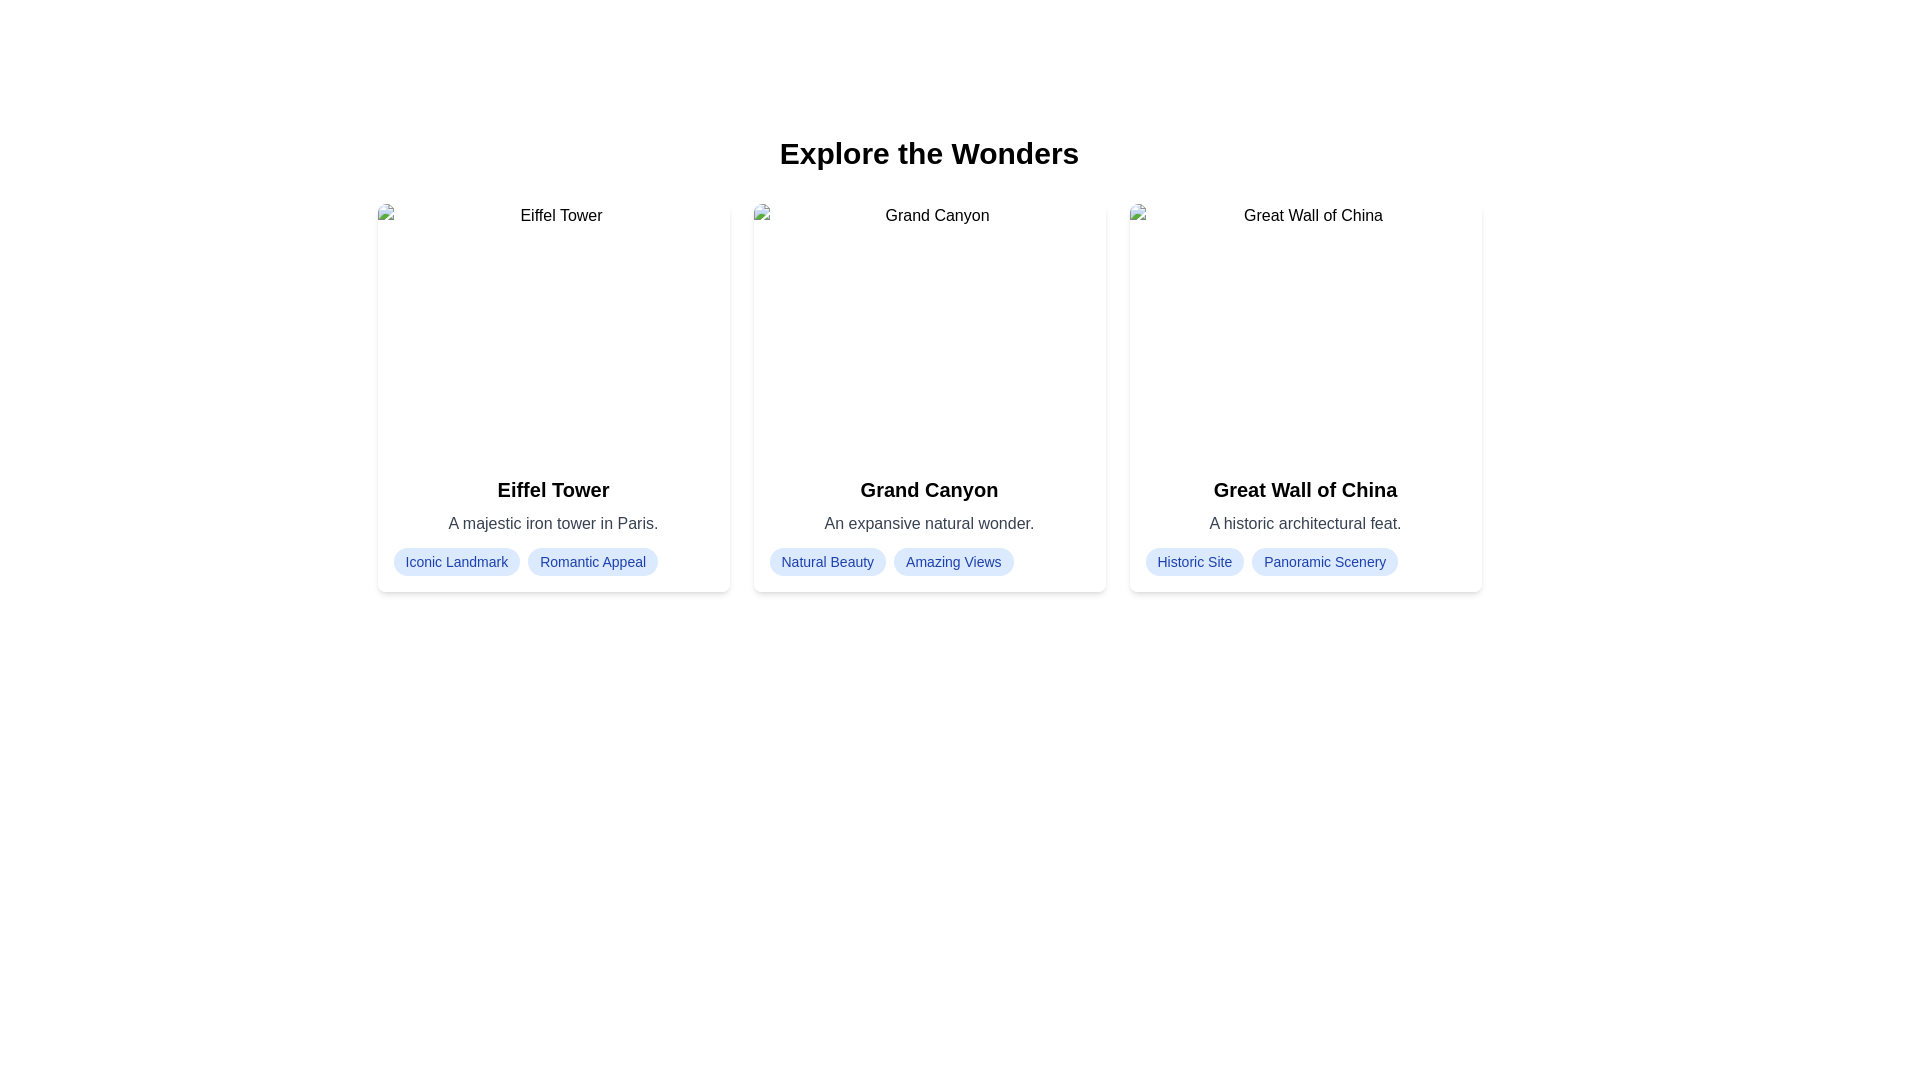 The image size is (1920, 1080). I want to click on the Badge (Label) that describes the Grand Canyon, positioned centrally in the middle column of a three-column layout, directly below the text about the Grand Canyon, so click(827, 562).